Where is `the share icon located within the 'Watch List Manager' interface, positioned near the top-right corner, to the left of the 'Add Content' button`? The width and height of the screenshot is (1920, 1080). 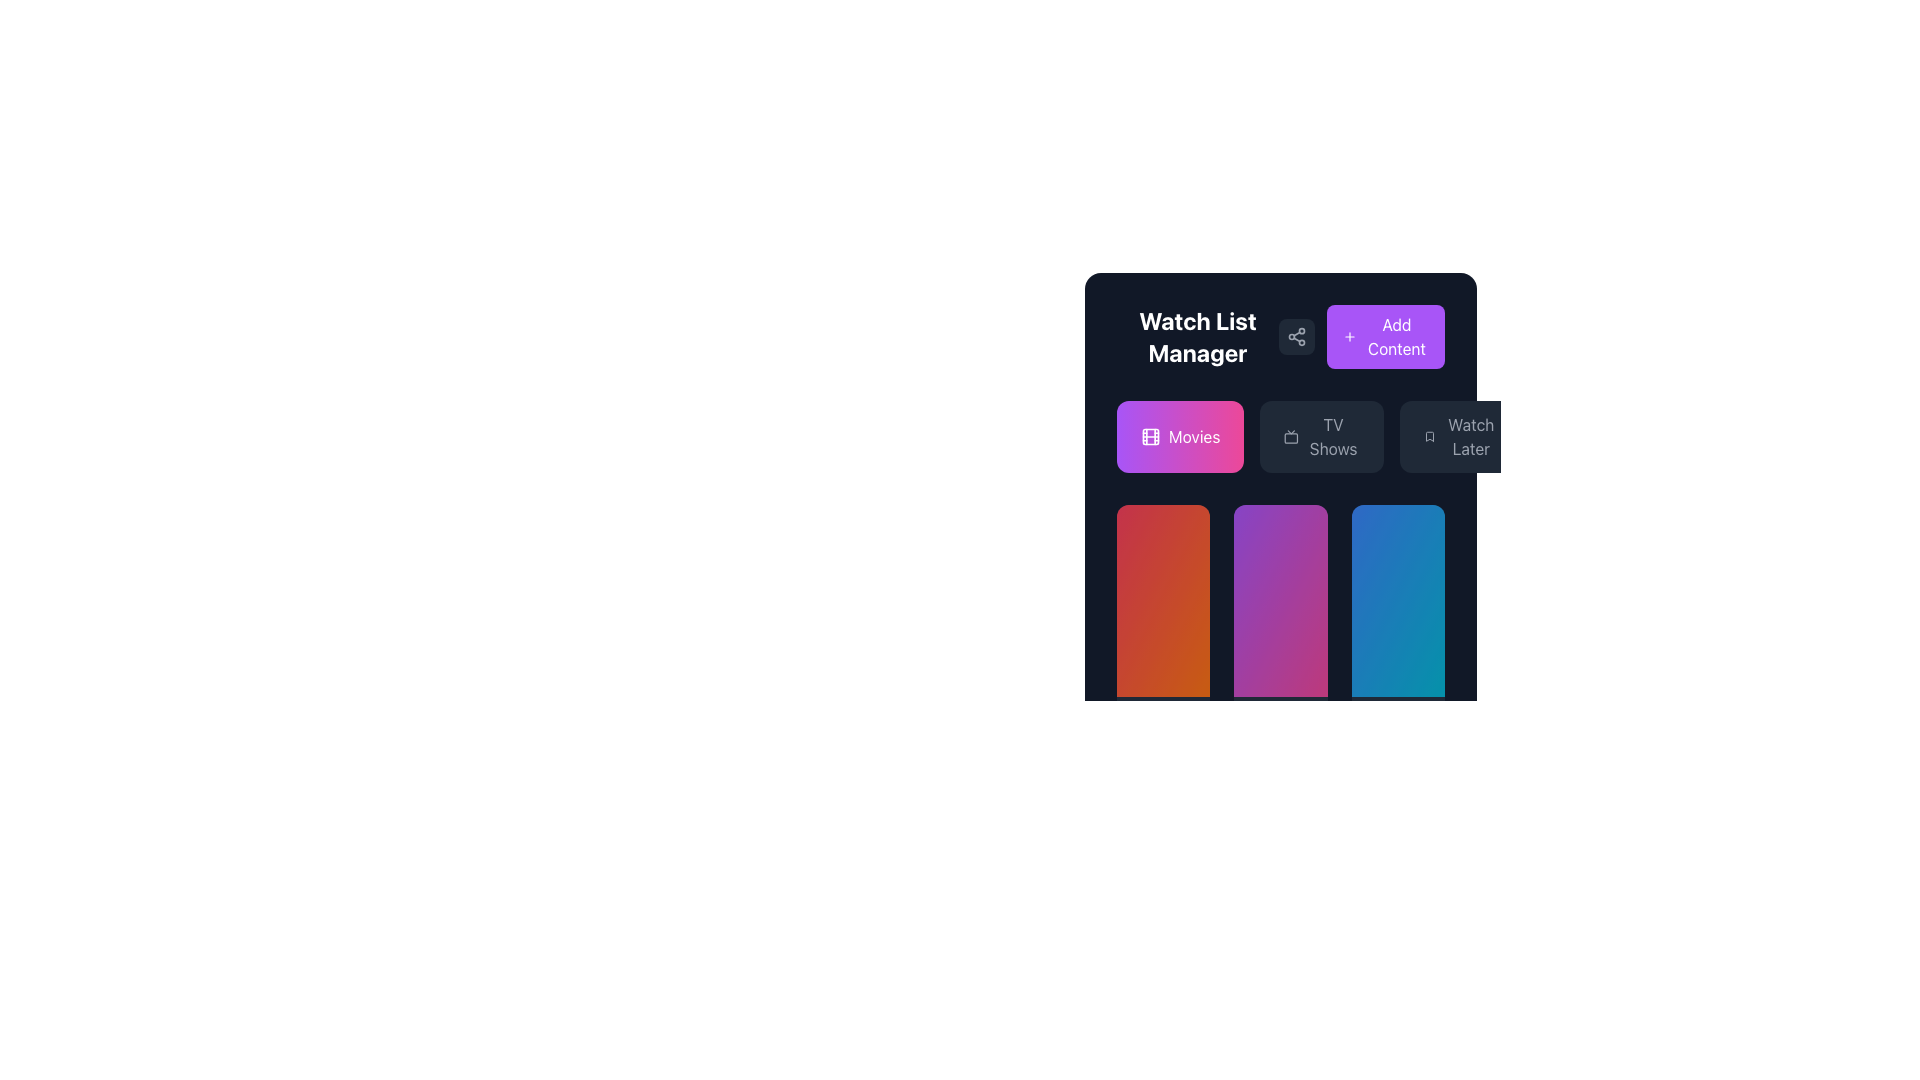 the share icon located within the 'Watch List Manager' interface, positioned near the top-right corner, to the left of the 'Add Content' button is located at coordinates (1296, 335).